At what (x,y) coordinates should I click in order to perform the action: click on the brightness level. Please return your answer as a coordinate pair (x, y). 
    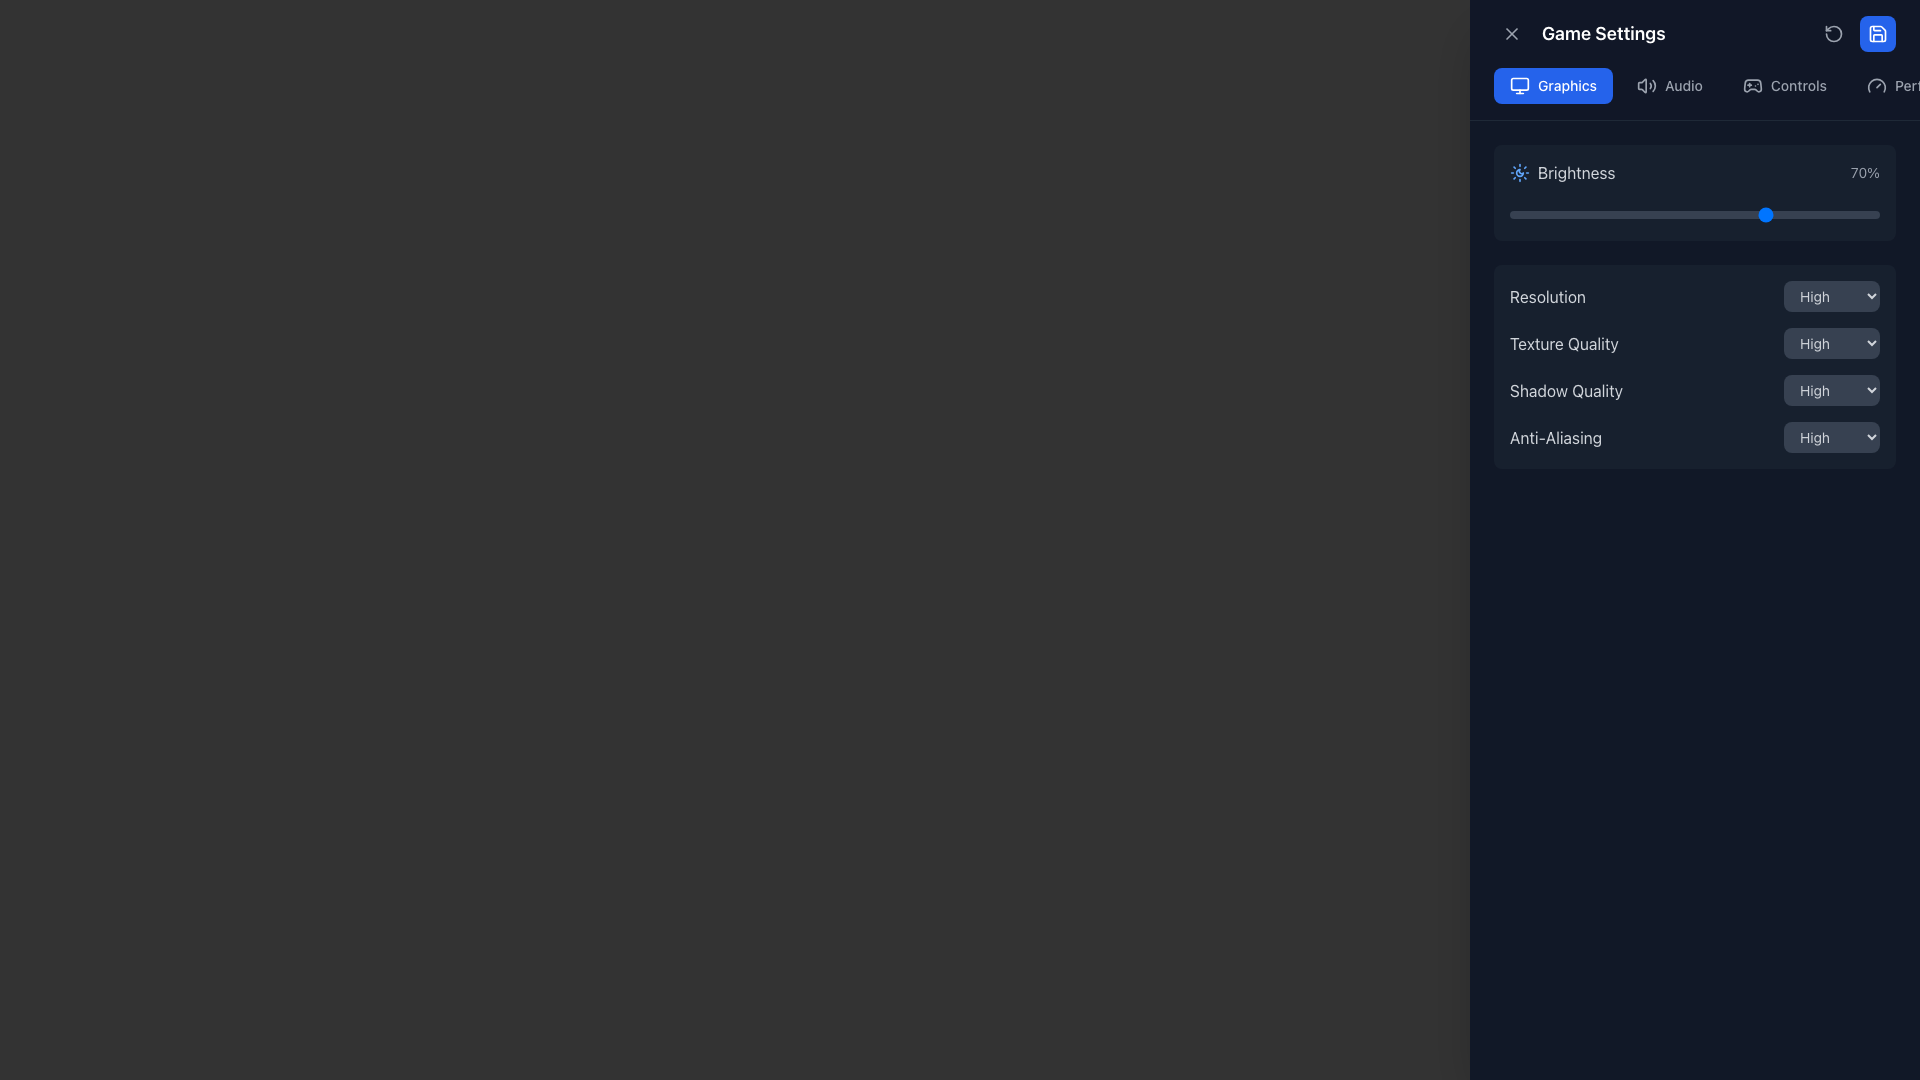
    Looking at the image, I should click on (1520, 215).